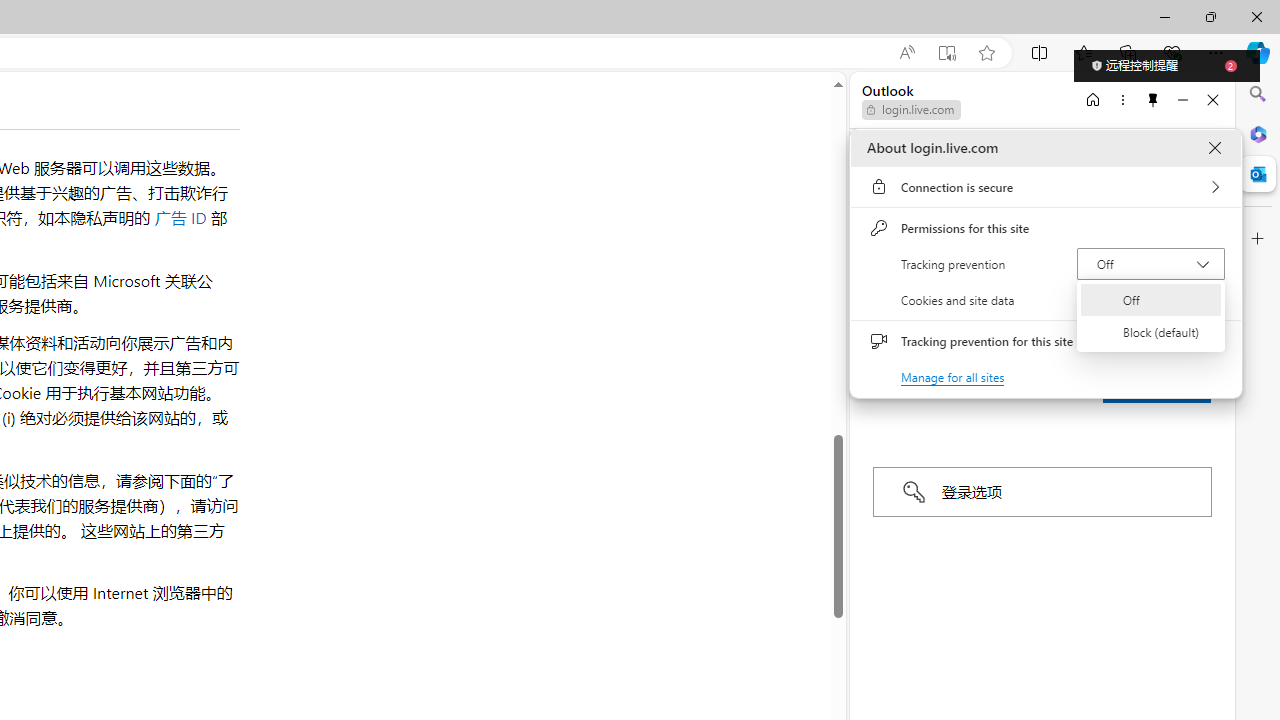  I want to click on 'Tracking prevention for this site (Balanced)', so click(1204, 340).